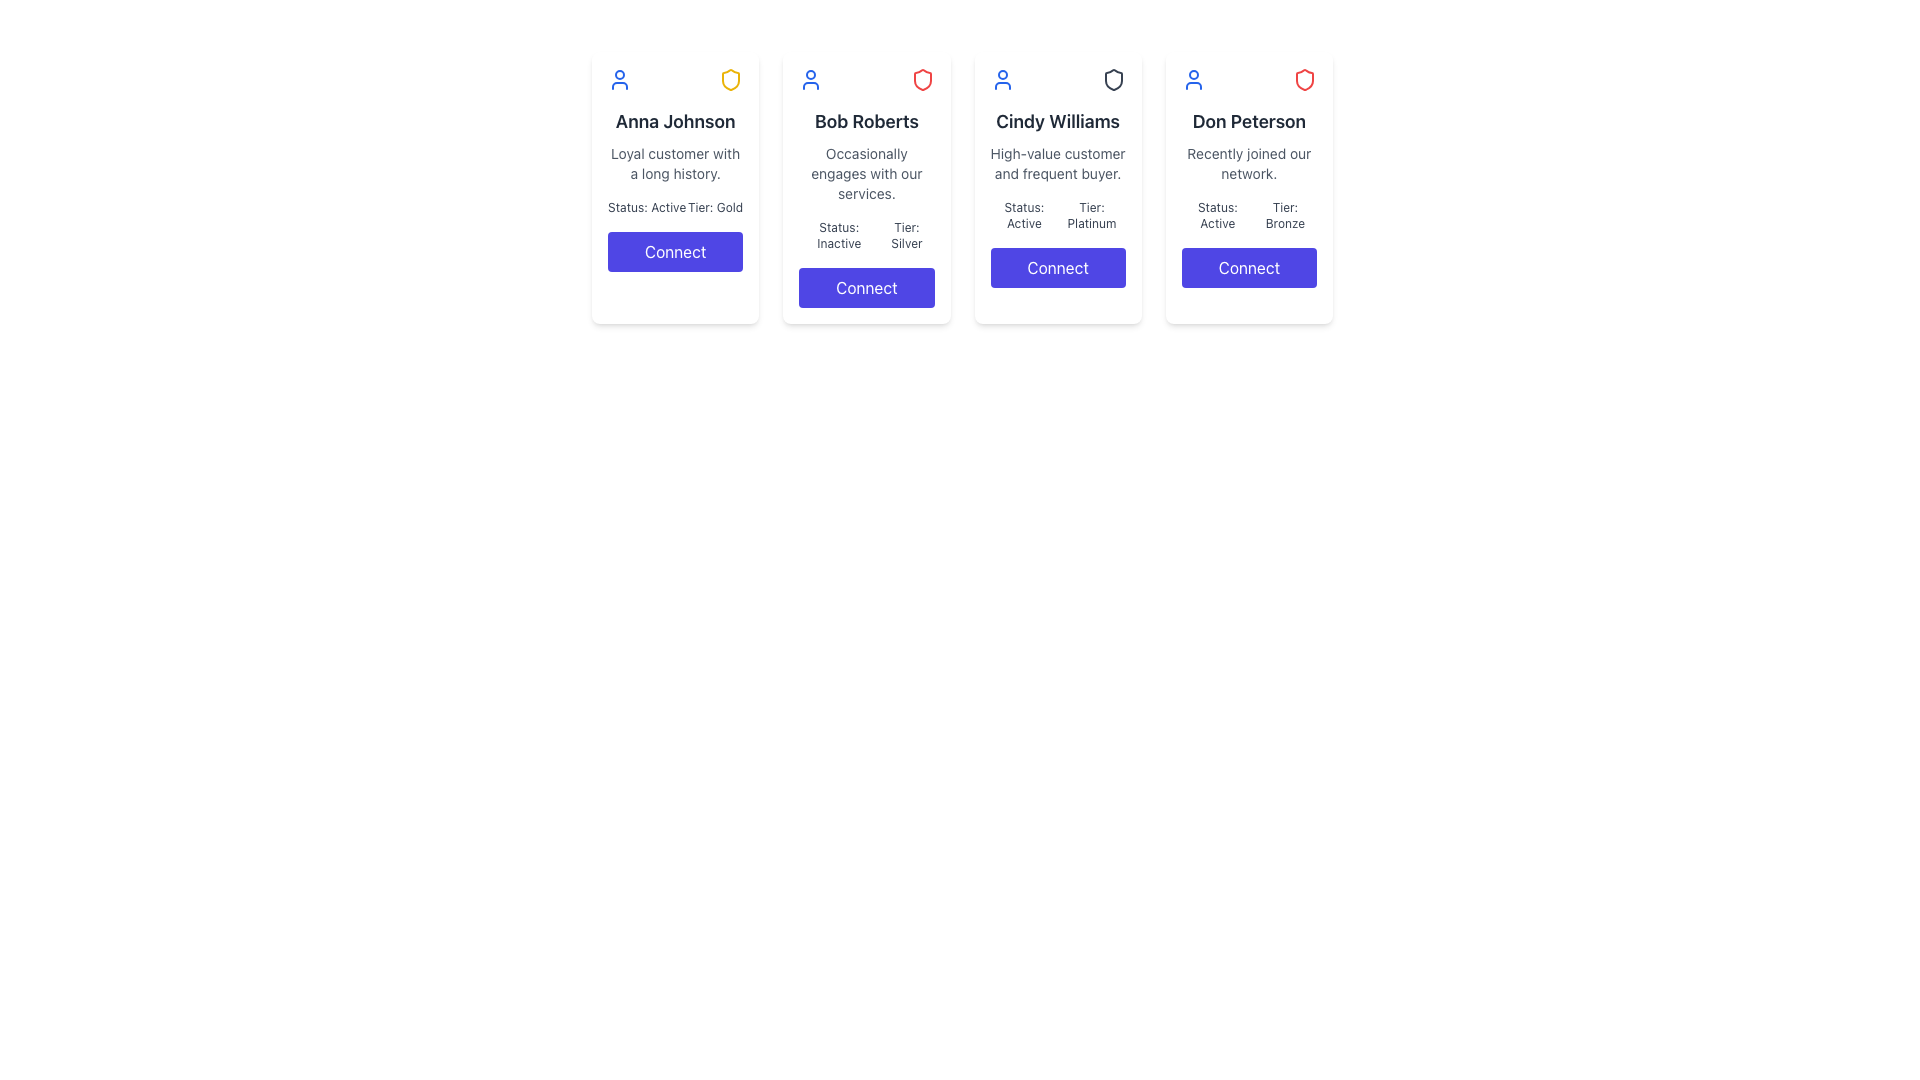  What do you see at coordinates (1112, 79) in the screenshot?
I see `the shield icon status indicator on the third card from the left, located at the top-right corner adjacent to the name 'Cindy Williams'` at bounding box center [1112, 79].